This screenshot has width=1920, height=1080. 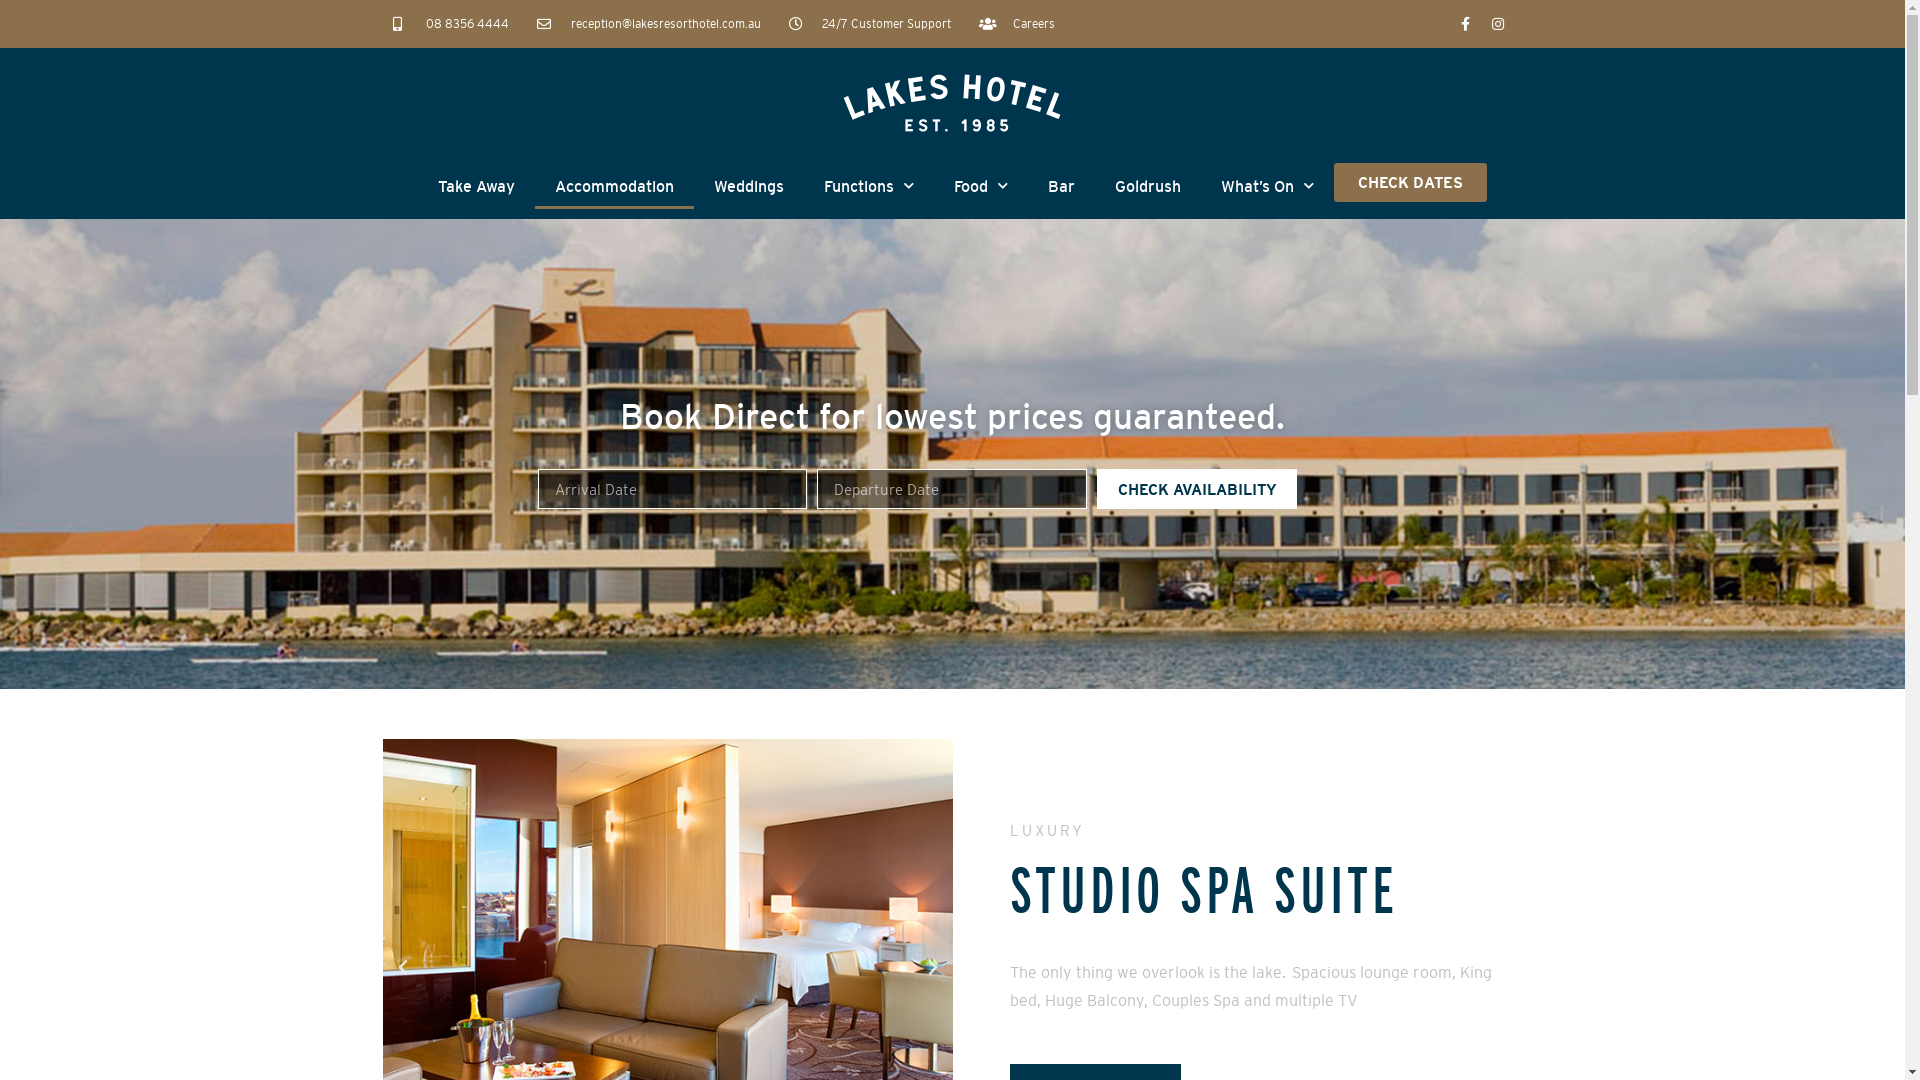 I want to click on 'CHECK DATES', so click(x=1409, y=182).